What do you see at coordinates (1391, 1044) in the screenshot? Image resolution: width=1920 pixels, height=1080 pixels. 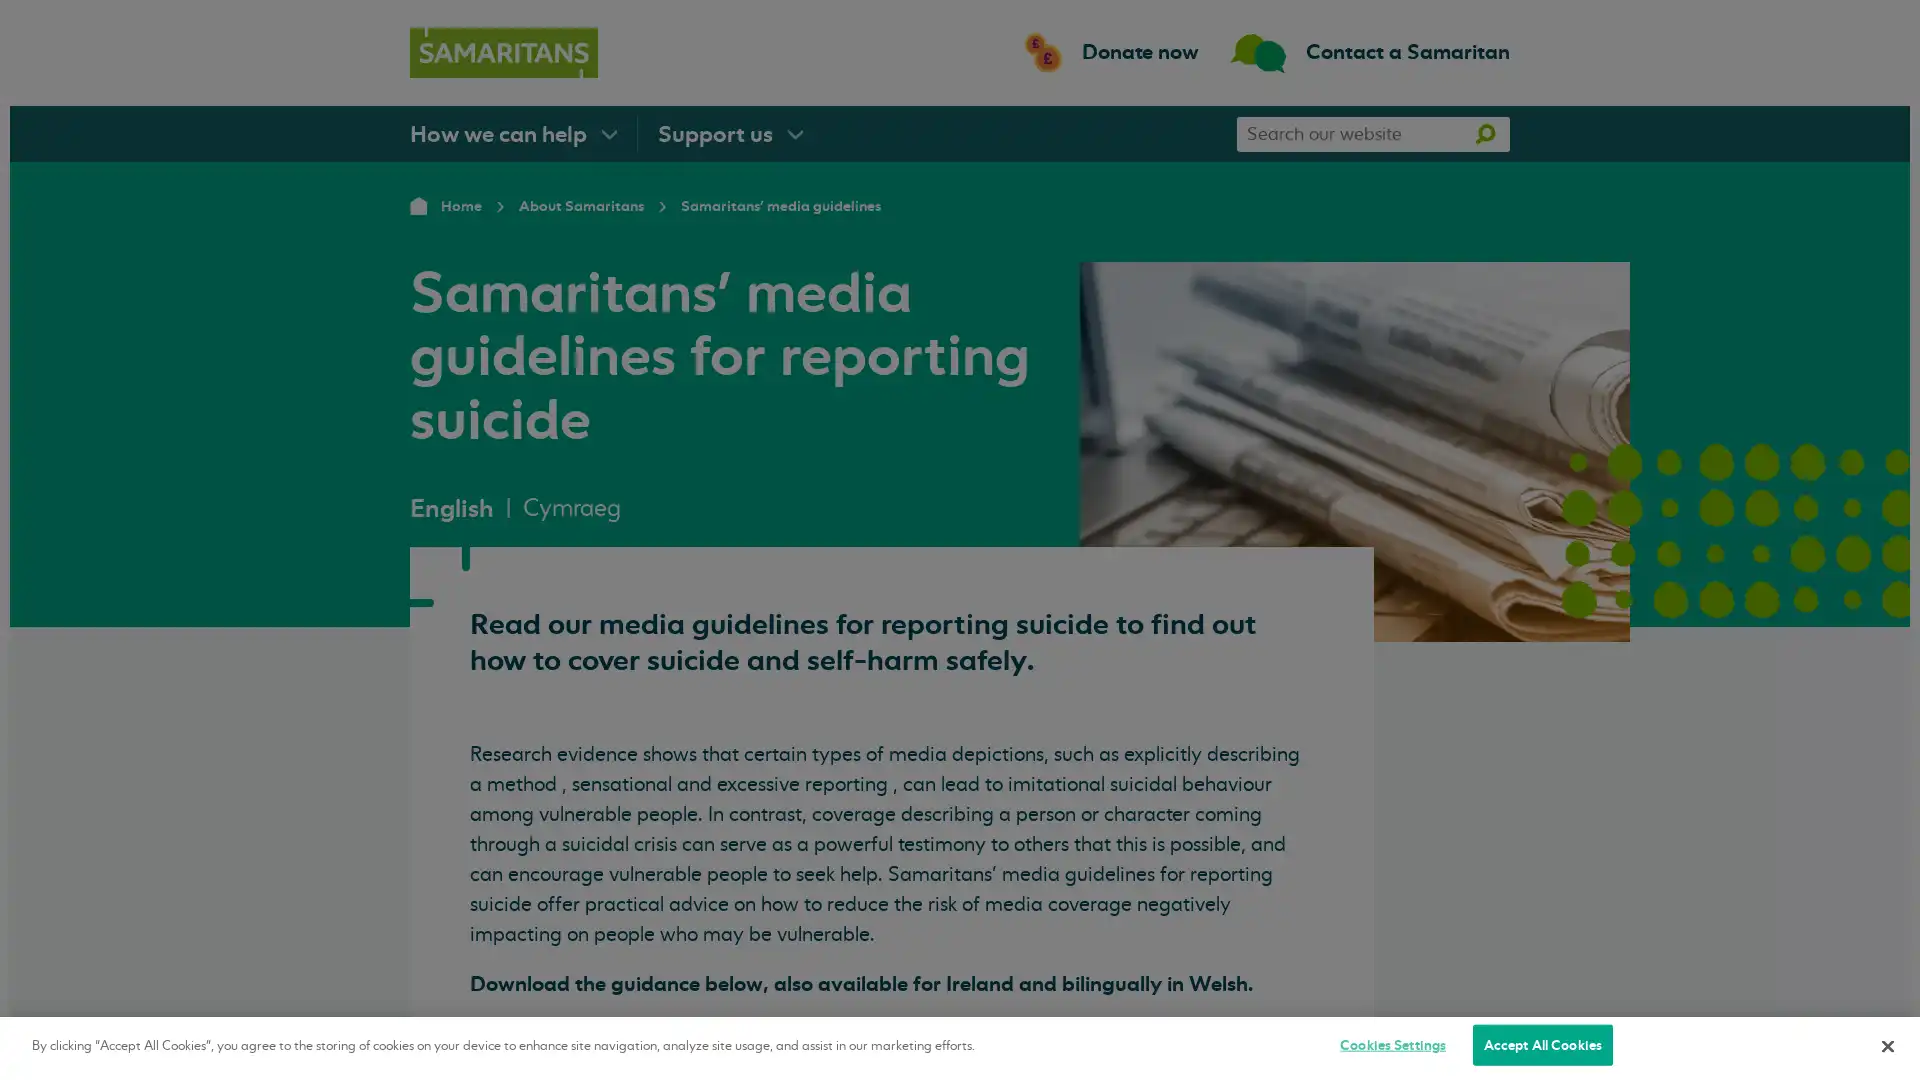 I see `Cookies Settings` at bounding box center [1391, 1044].